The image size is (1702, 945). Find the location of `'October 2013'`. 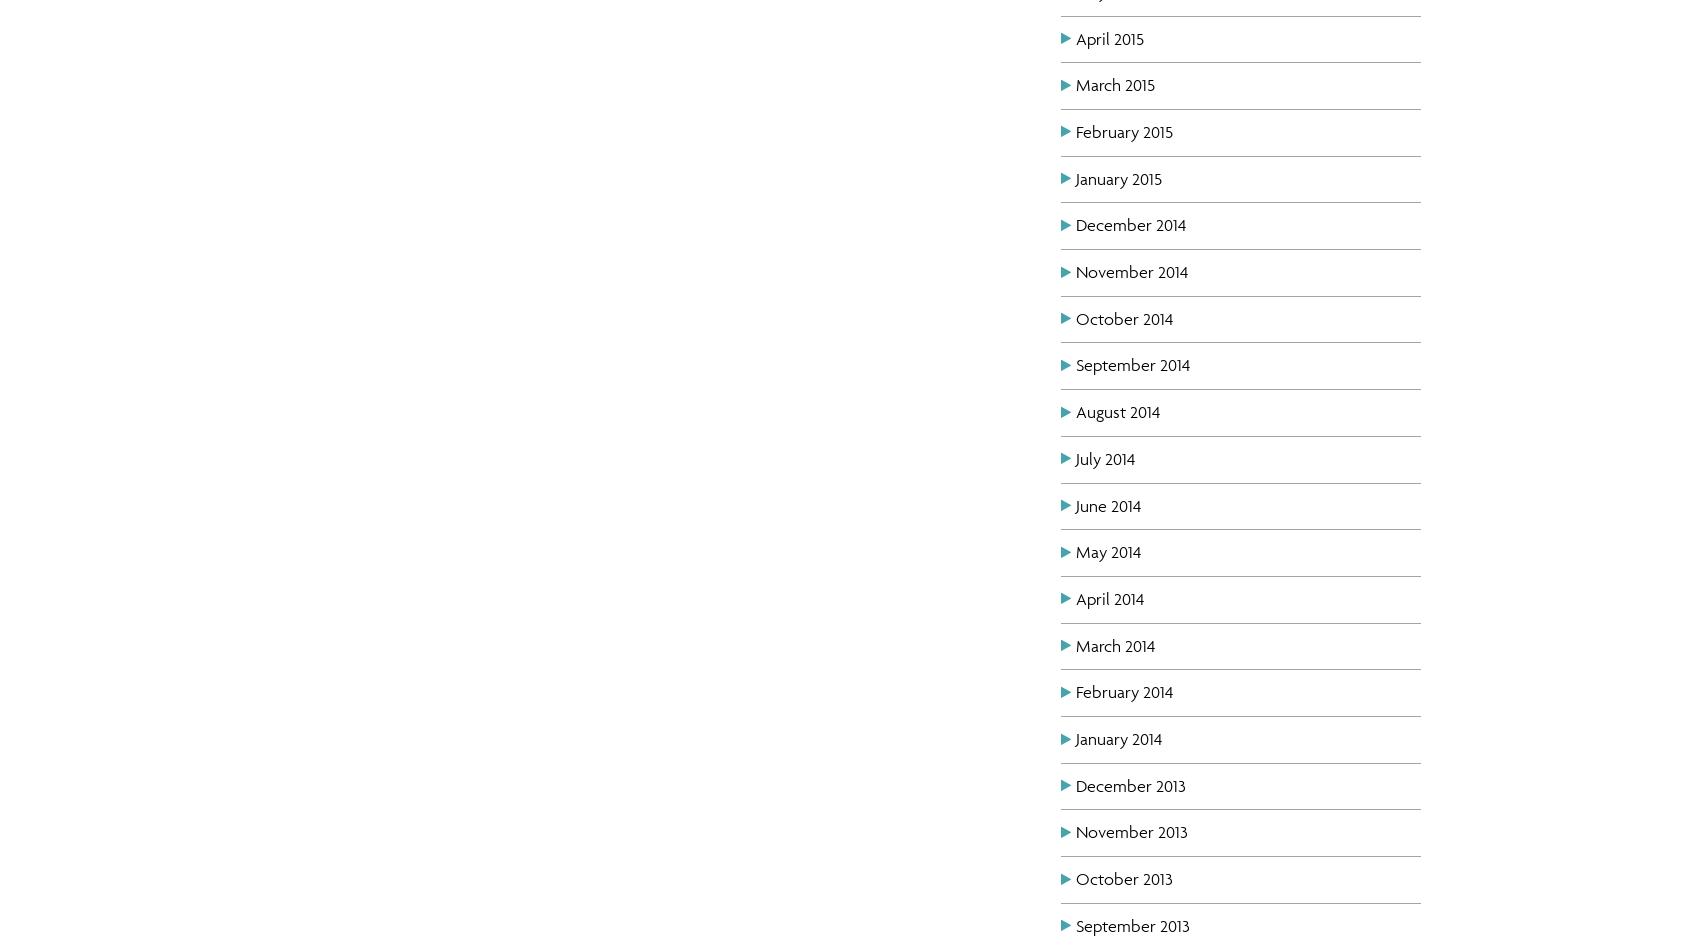

'October 2013' is located at coordinates (1123, 878).